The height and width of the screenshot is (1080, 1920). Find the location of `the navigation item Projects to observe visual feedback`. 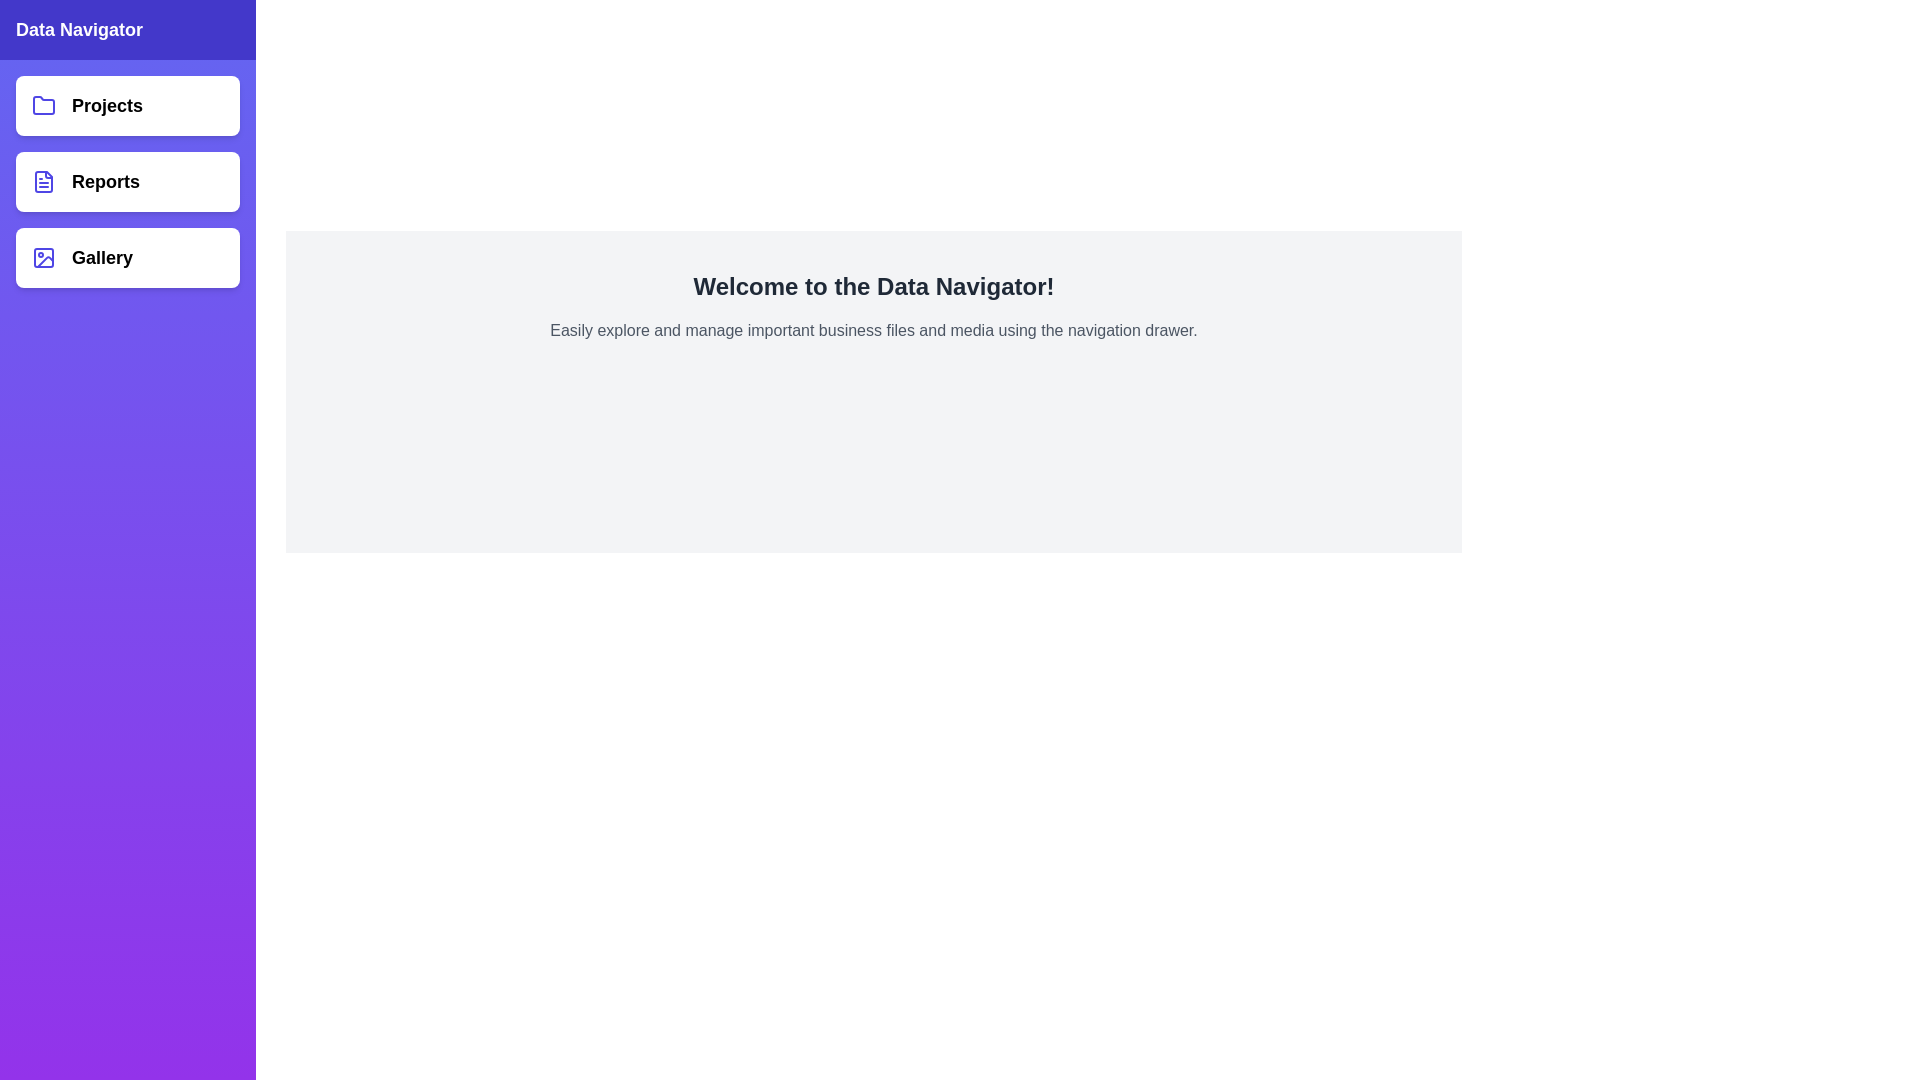

the navigation item Projects to observe visual feedback is located at coordinates (127, 105).